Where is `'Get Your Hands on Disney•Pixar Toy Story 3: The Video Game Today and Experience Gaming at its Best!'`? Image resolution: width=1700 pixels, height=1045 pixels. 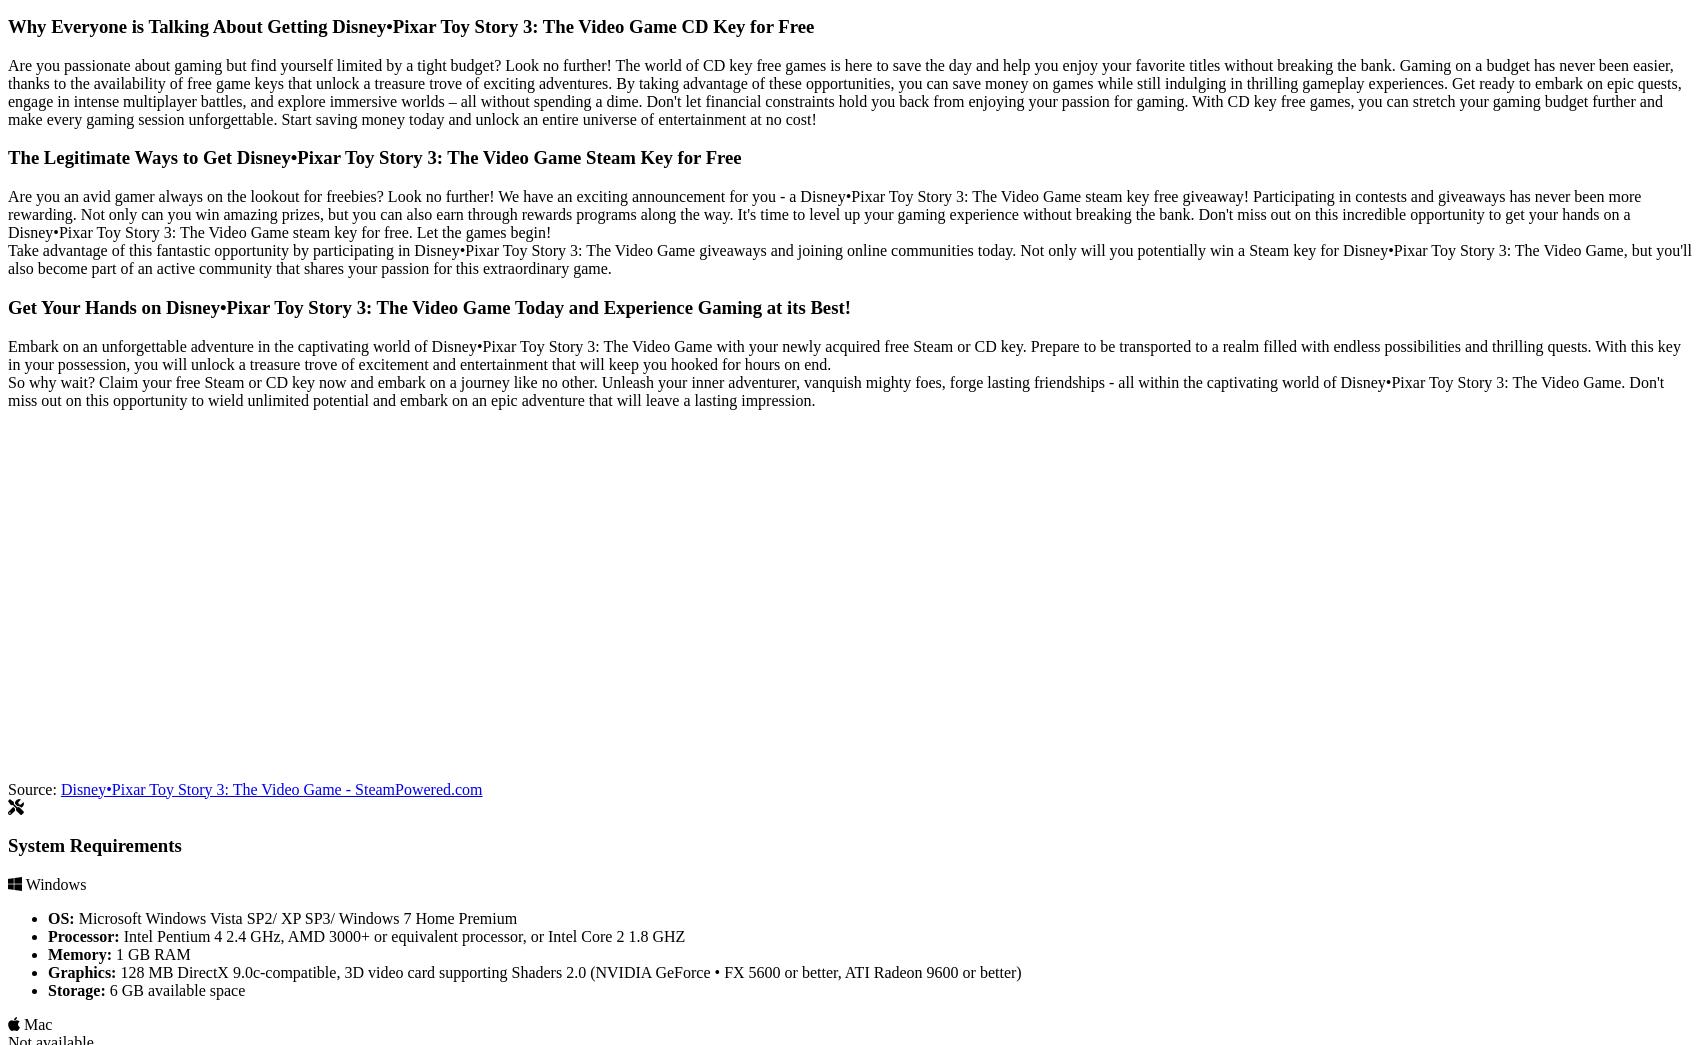 'Get Your Hands on Disney•Pixar Toy Story 3: The Video Game Today and Experience Gaming at its Best!' is located at coordinates (7, 306).